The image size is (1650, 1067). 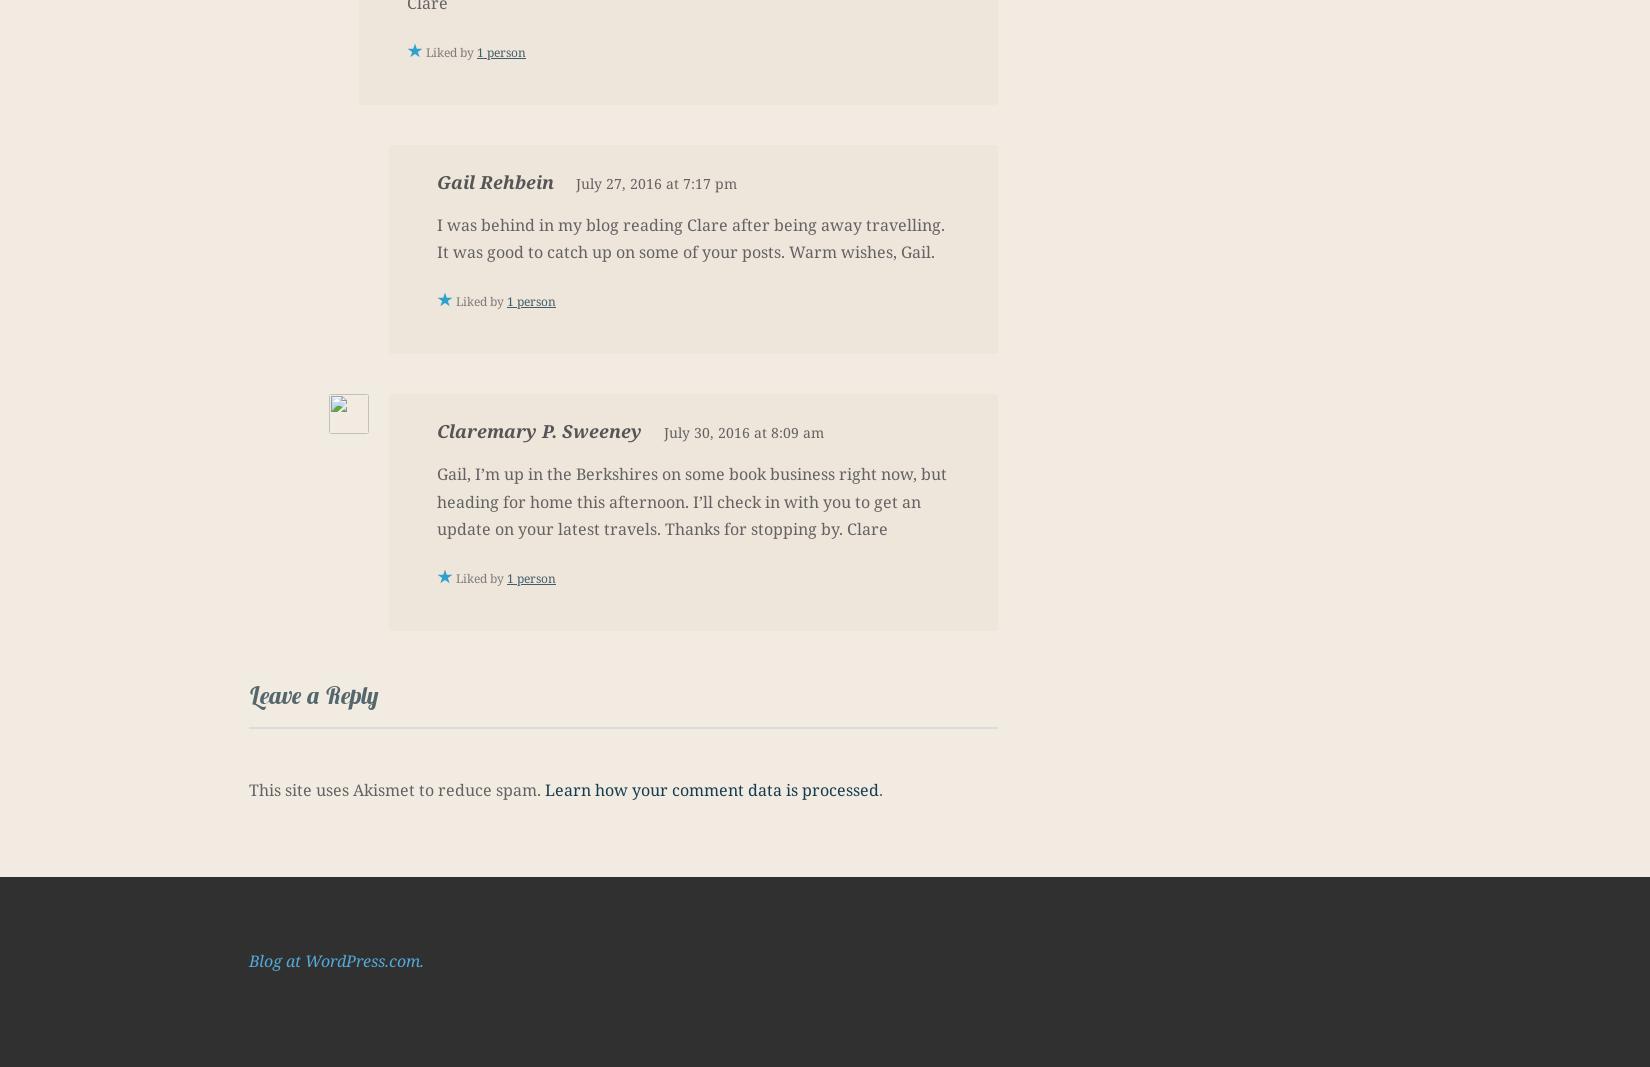 I want to click on '.', so click(x=878, y=789).